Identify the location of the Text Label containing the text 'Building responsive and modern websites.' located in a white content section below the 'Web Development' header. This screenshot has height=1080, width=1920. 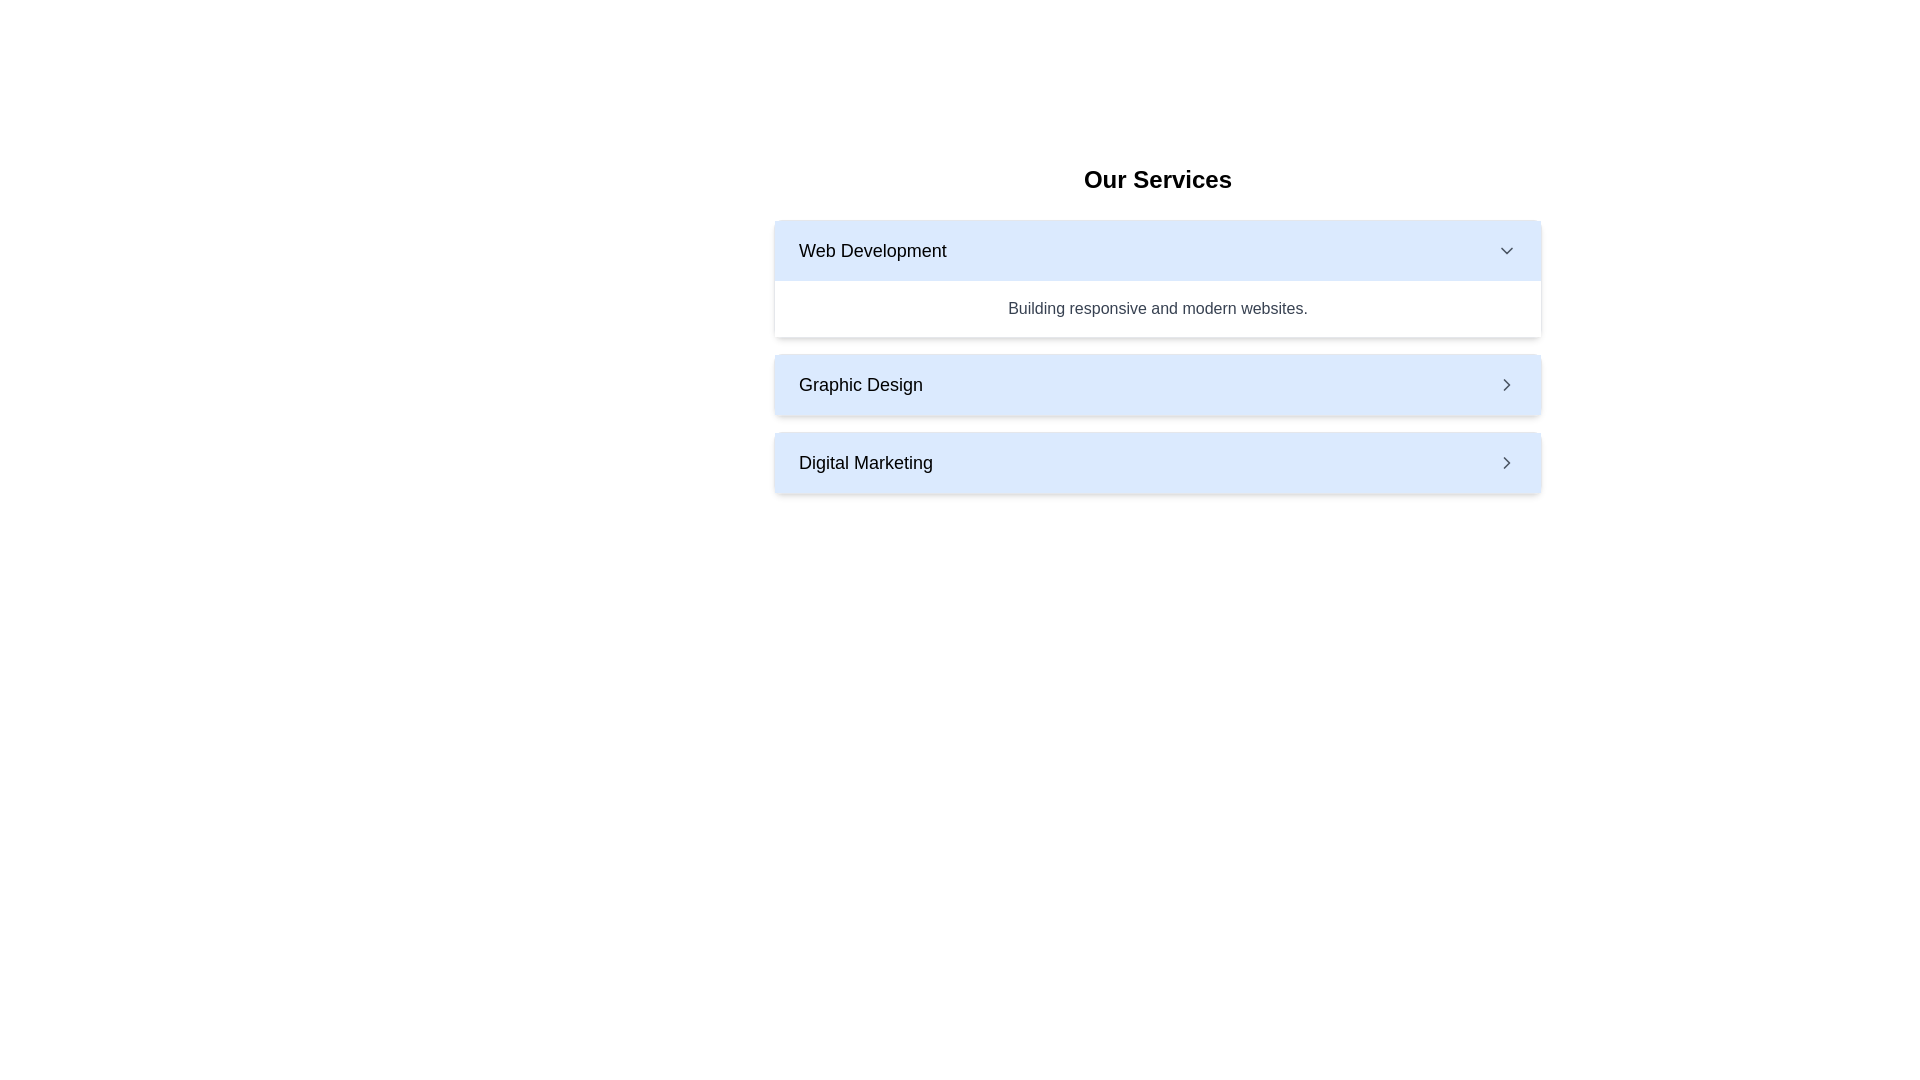
(1157, 308).